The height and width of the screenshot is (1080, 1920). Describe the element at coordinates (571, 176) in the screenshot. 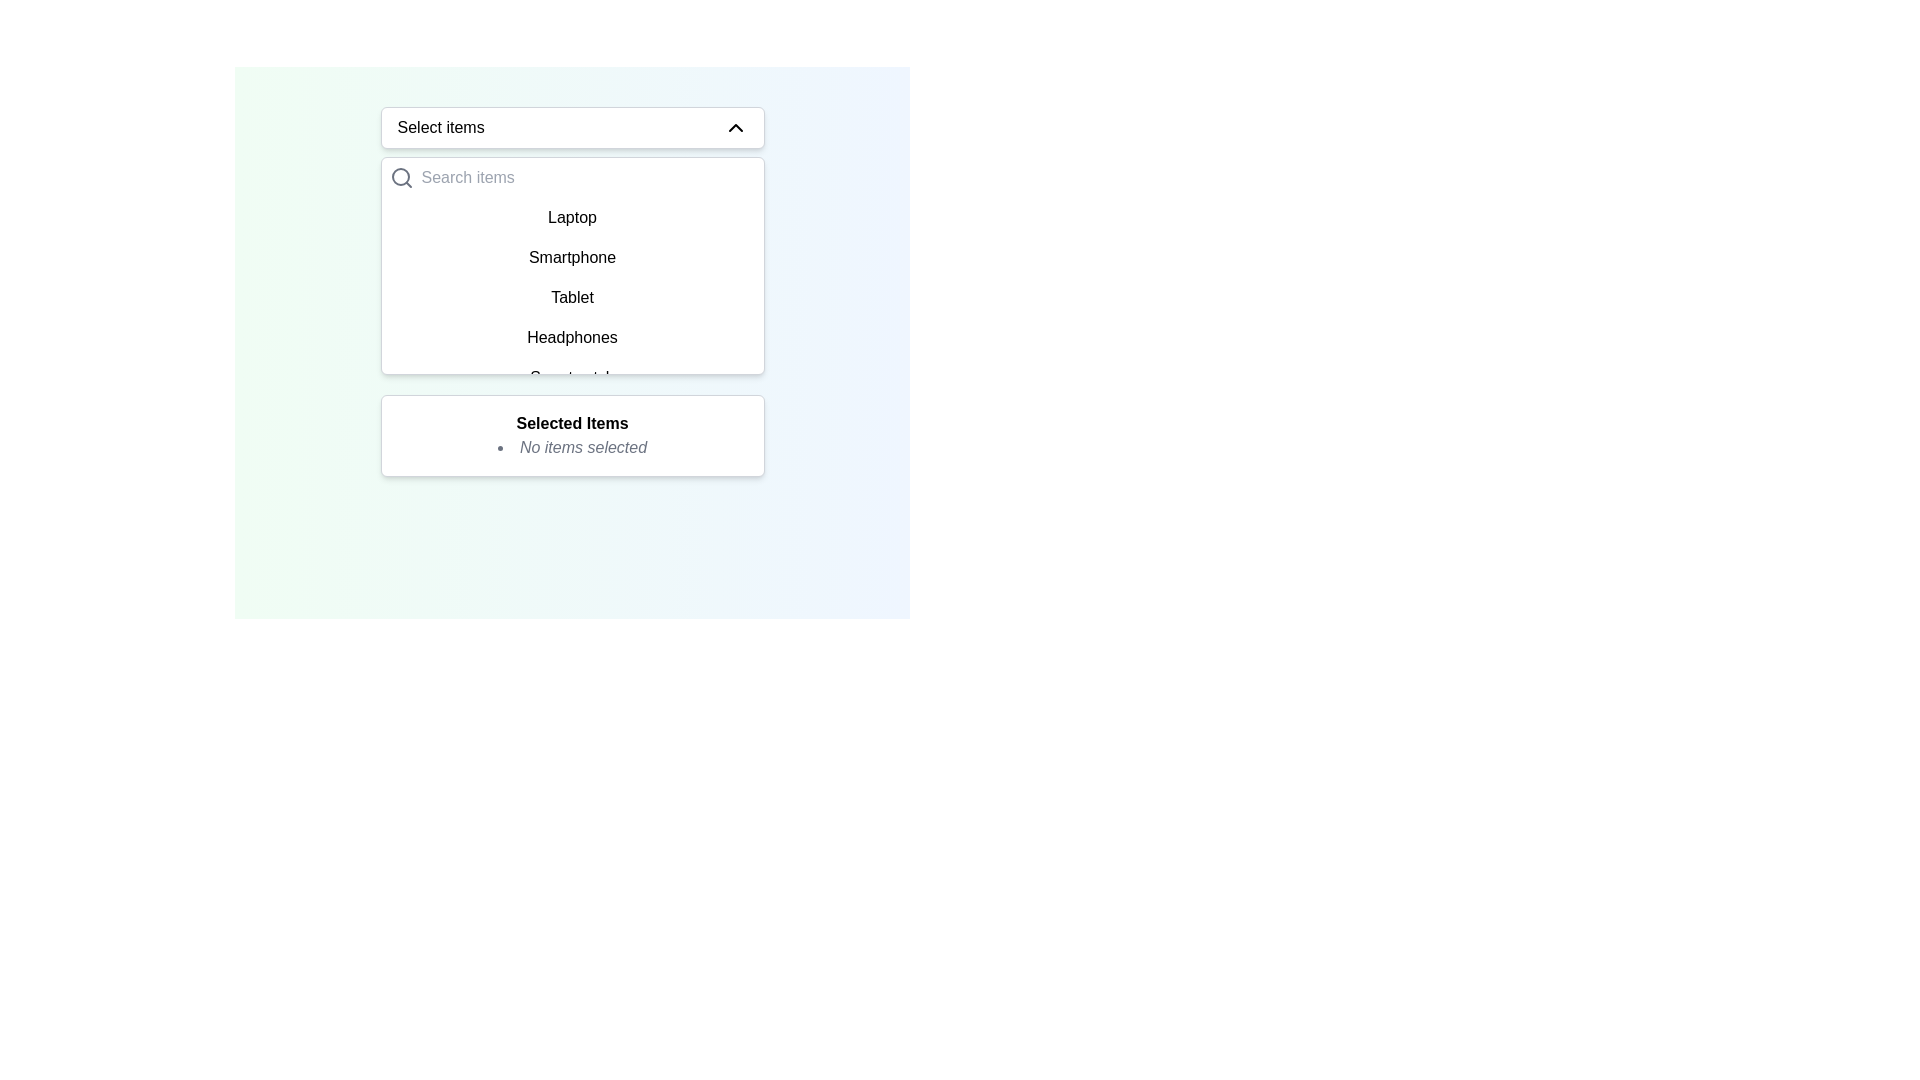

I see `the cursor across the text input field located in the middle-top area of the white dropdown pane that appears under the 'Select items' button` at that location.